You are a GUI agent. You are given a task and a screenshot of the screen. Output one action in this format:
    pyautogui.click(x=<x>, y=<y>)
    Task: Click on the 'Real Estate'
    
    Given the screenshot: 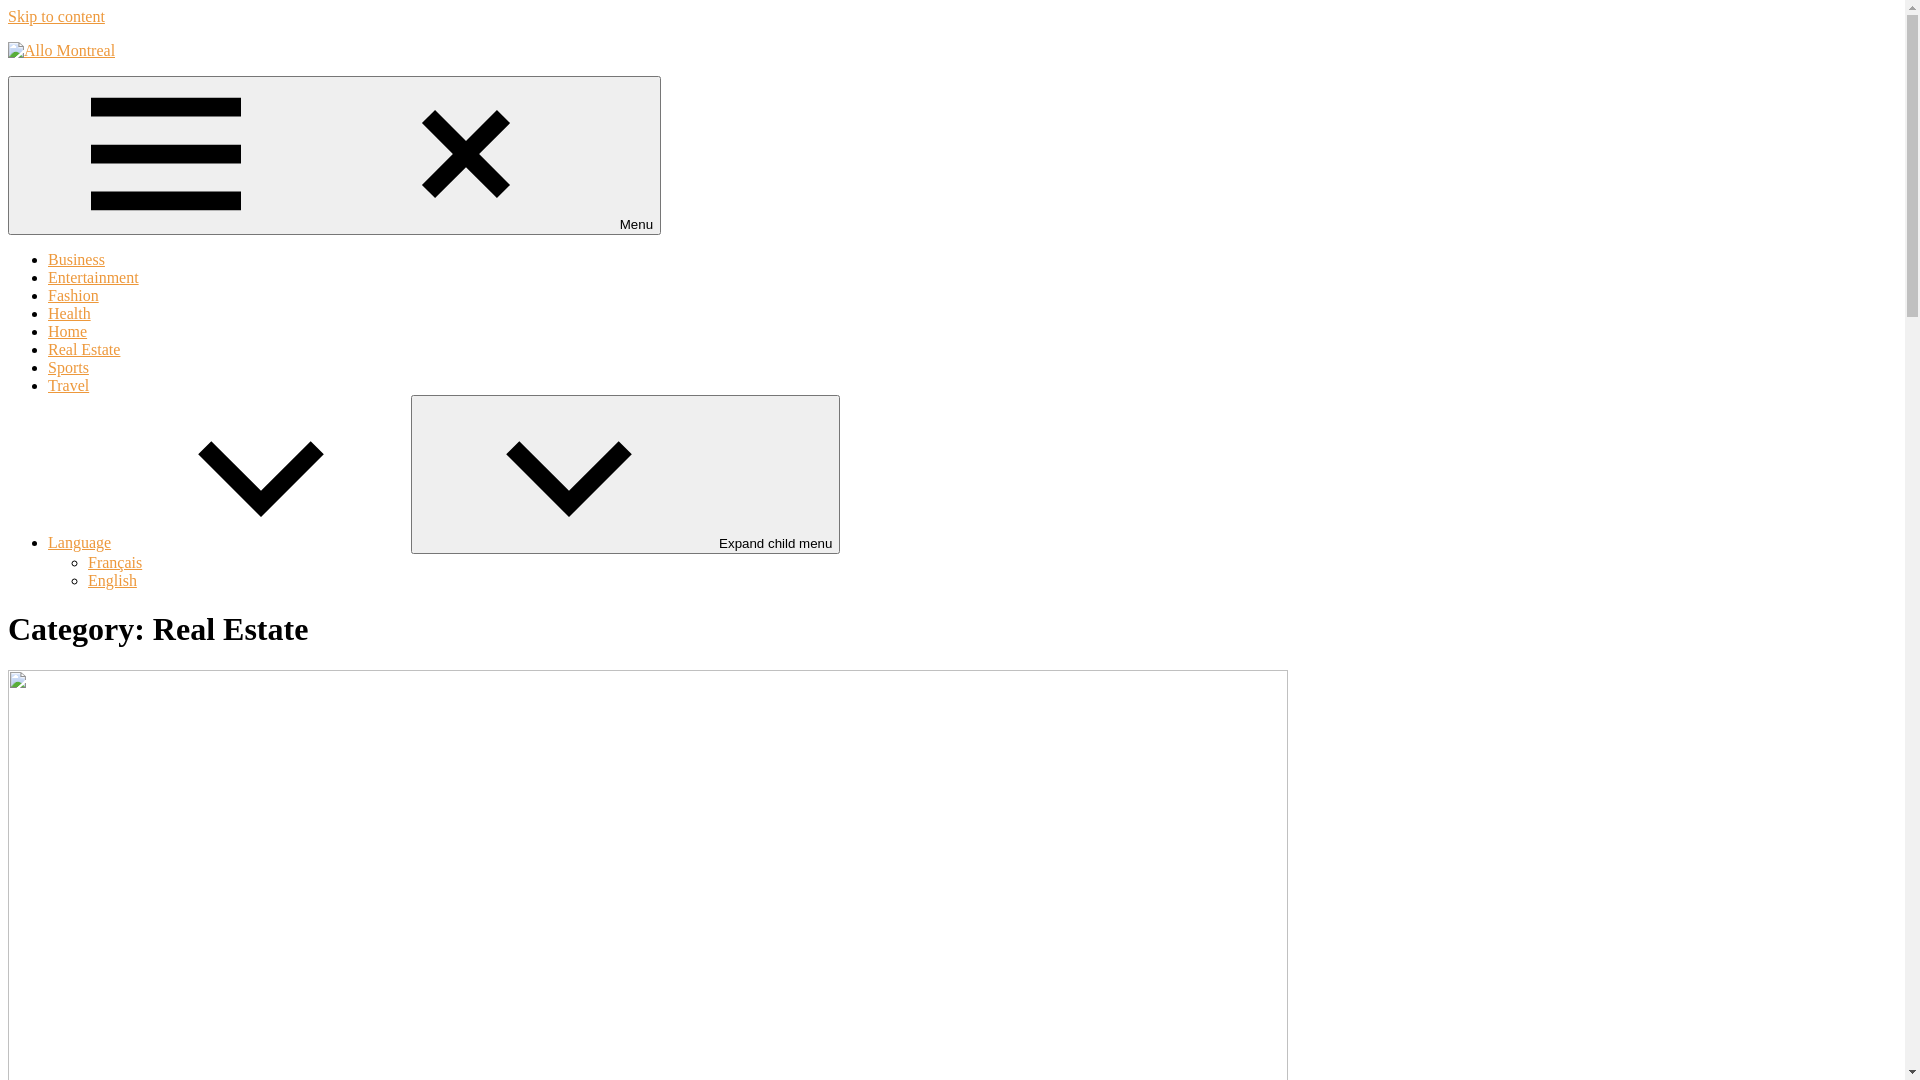 What is the action you would take?
    pyautogui.click(x=48, y=348)
    